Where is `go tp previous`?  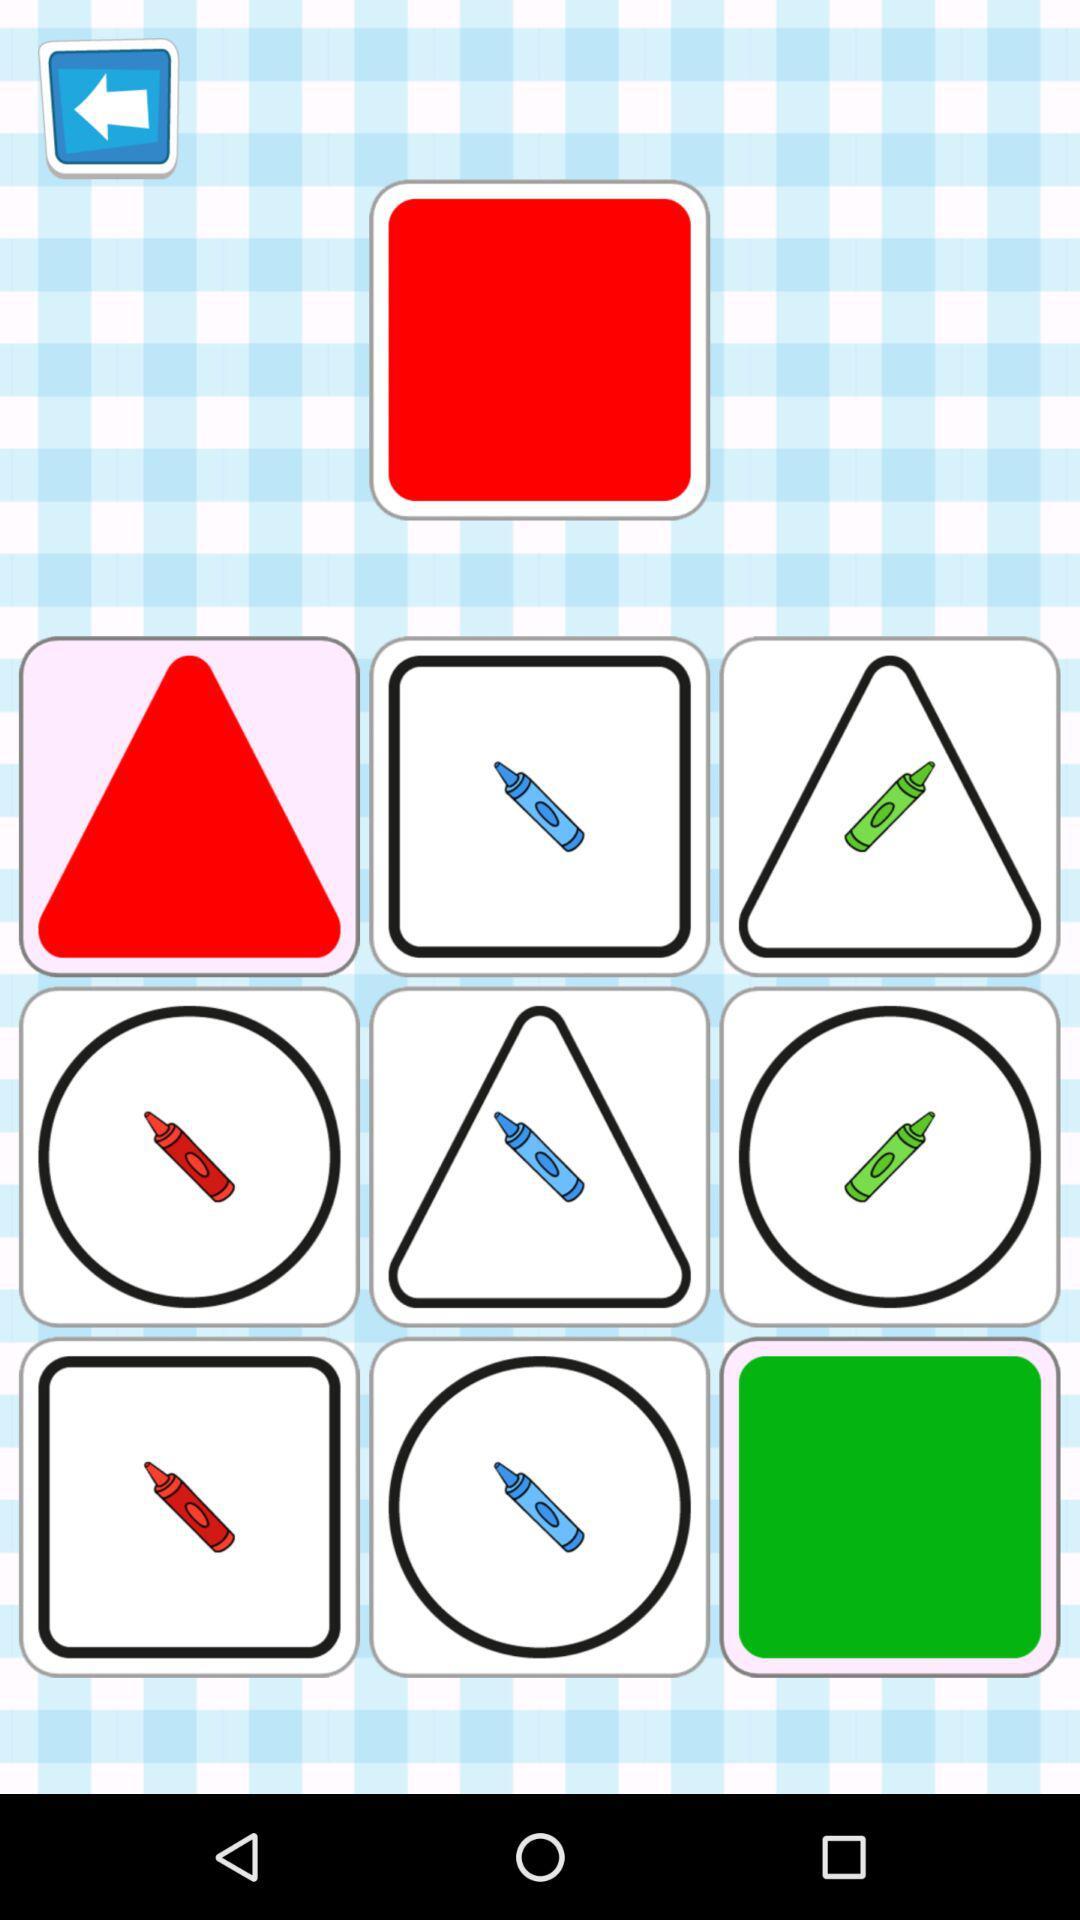 go tp previous is located at coordinates (108, 107).